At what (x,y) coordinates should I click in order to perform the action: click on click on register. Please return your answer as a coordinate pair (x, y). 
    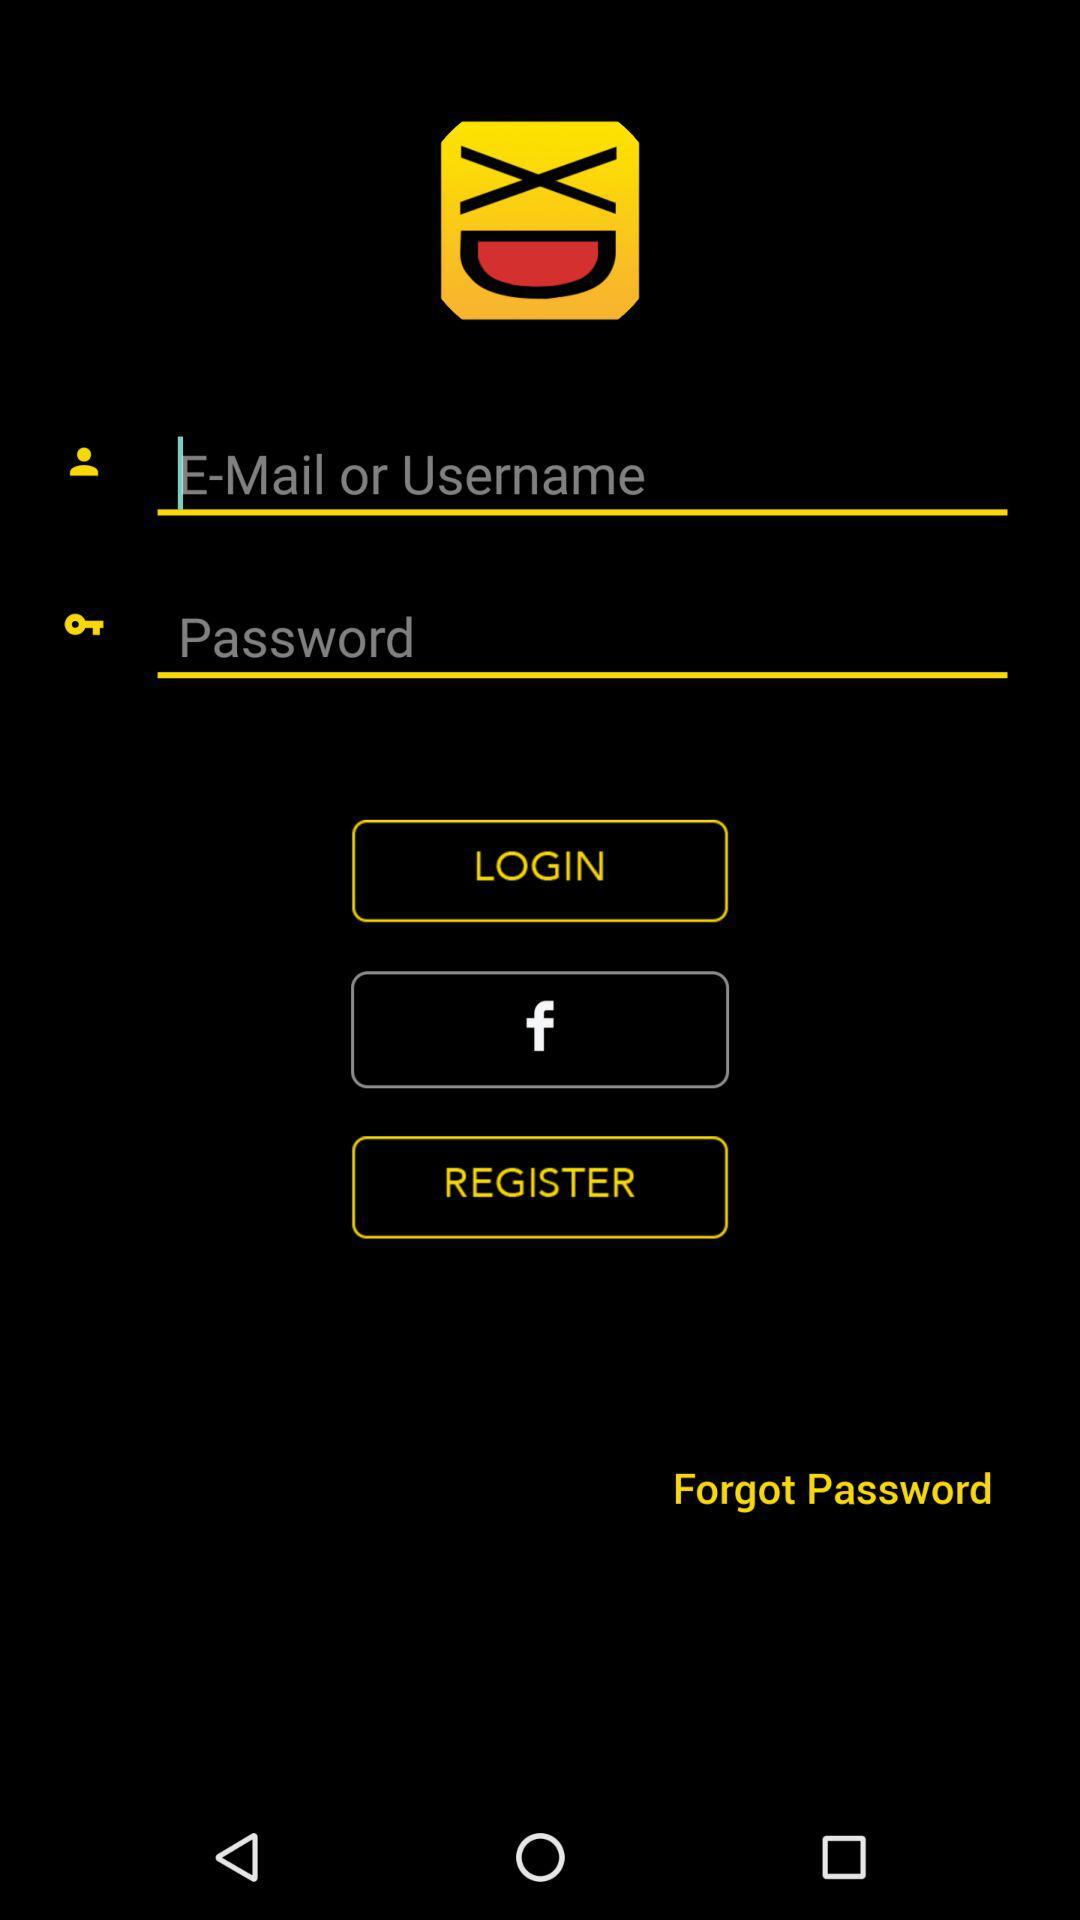
    Looking at the image, I should click on (540, 1188).